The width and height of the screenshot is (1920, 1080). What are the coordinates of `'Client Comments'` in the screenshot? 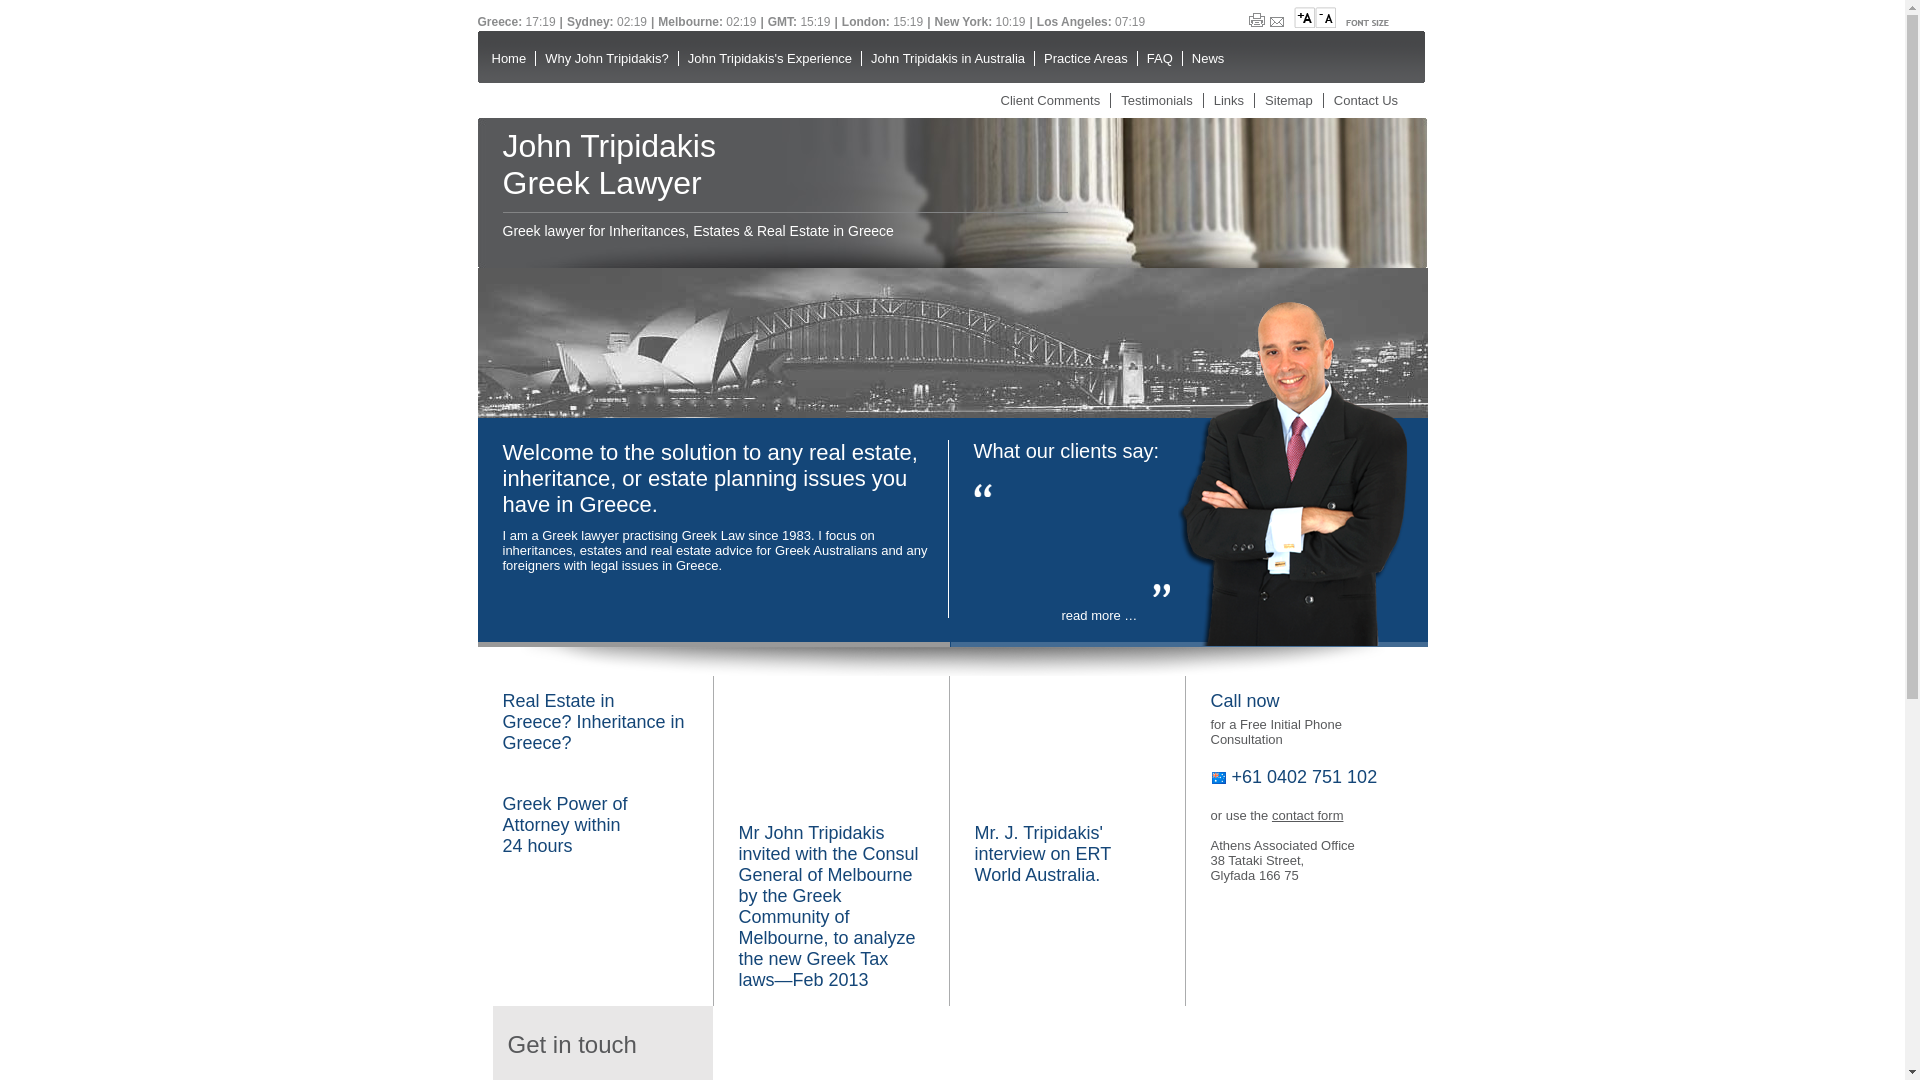 It's located at (1049, 100).